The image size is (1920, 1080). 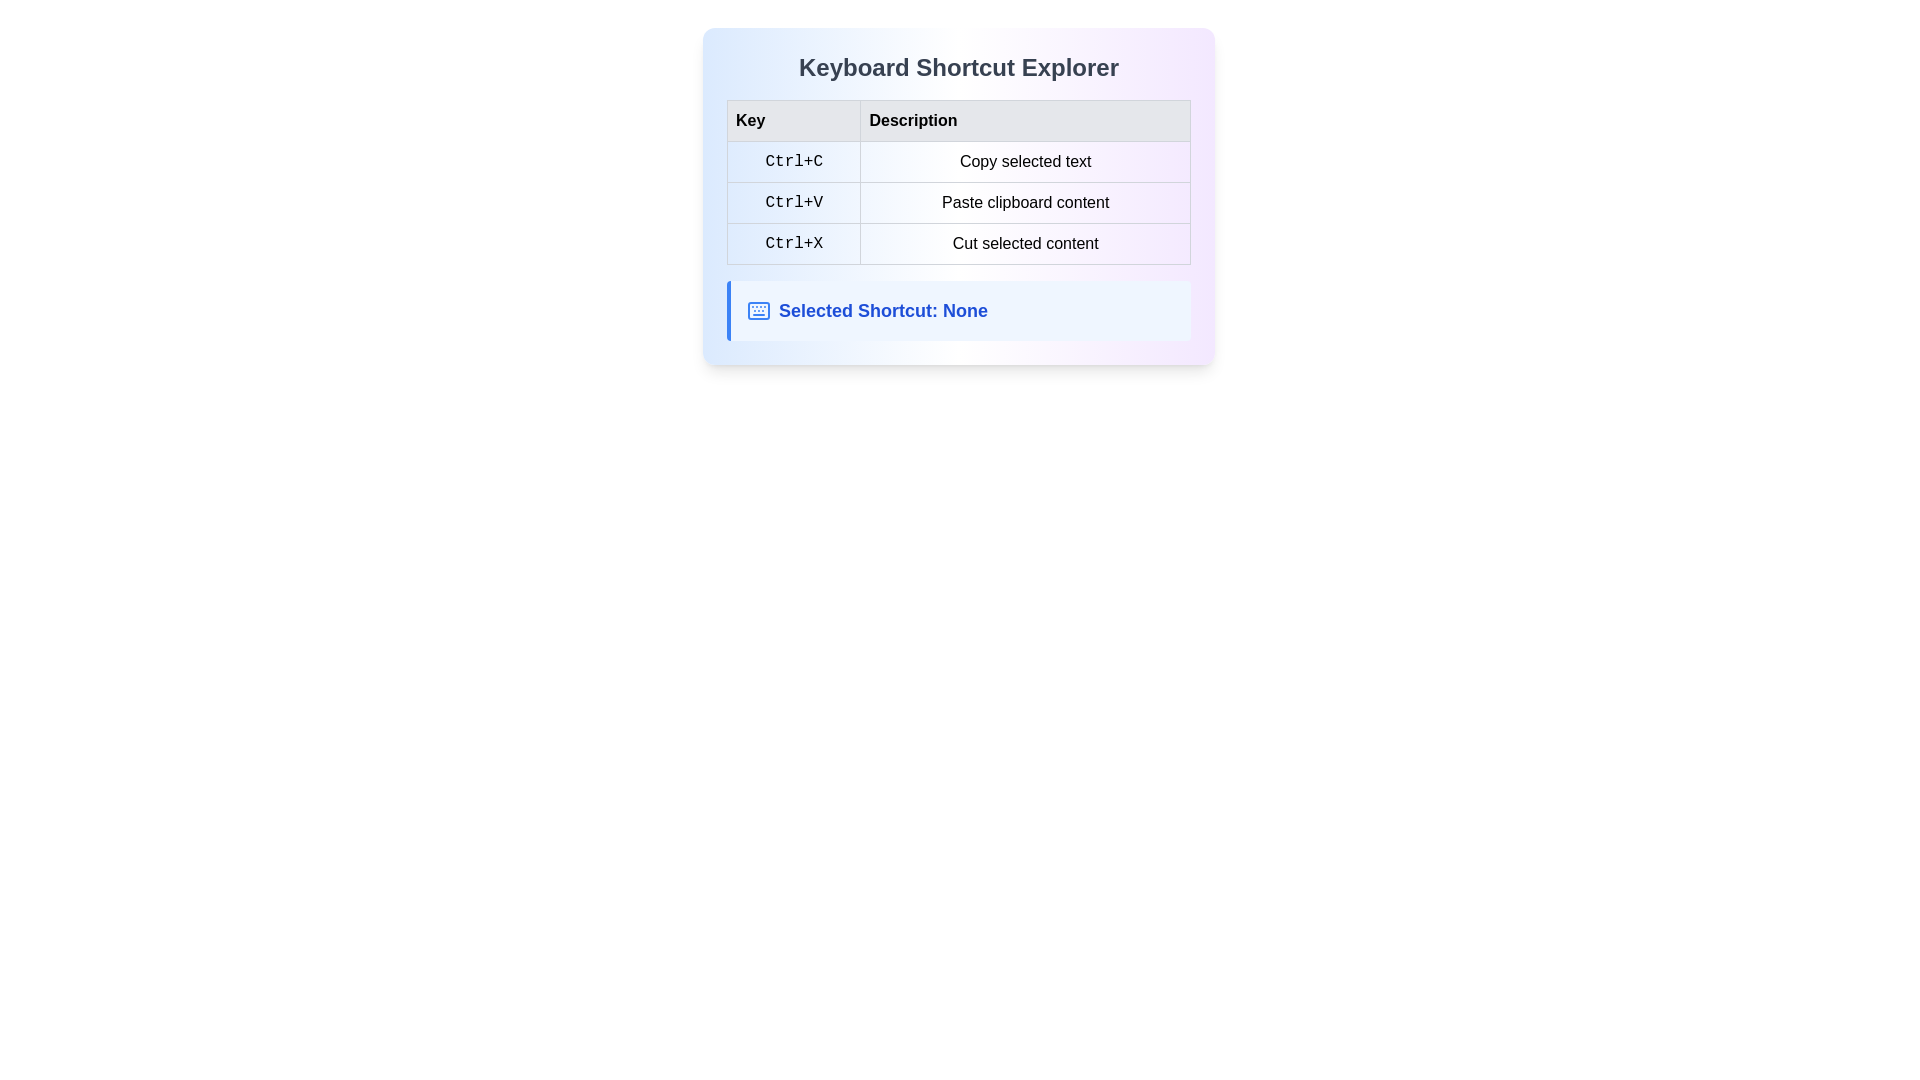 I want to click on the Text label that informs the user about the currently selected keyboard shortcut, located below the 'Keyboard Shortcut Explorer' table and grouped with a keyboard icon, so click(x=882, y=311).